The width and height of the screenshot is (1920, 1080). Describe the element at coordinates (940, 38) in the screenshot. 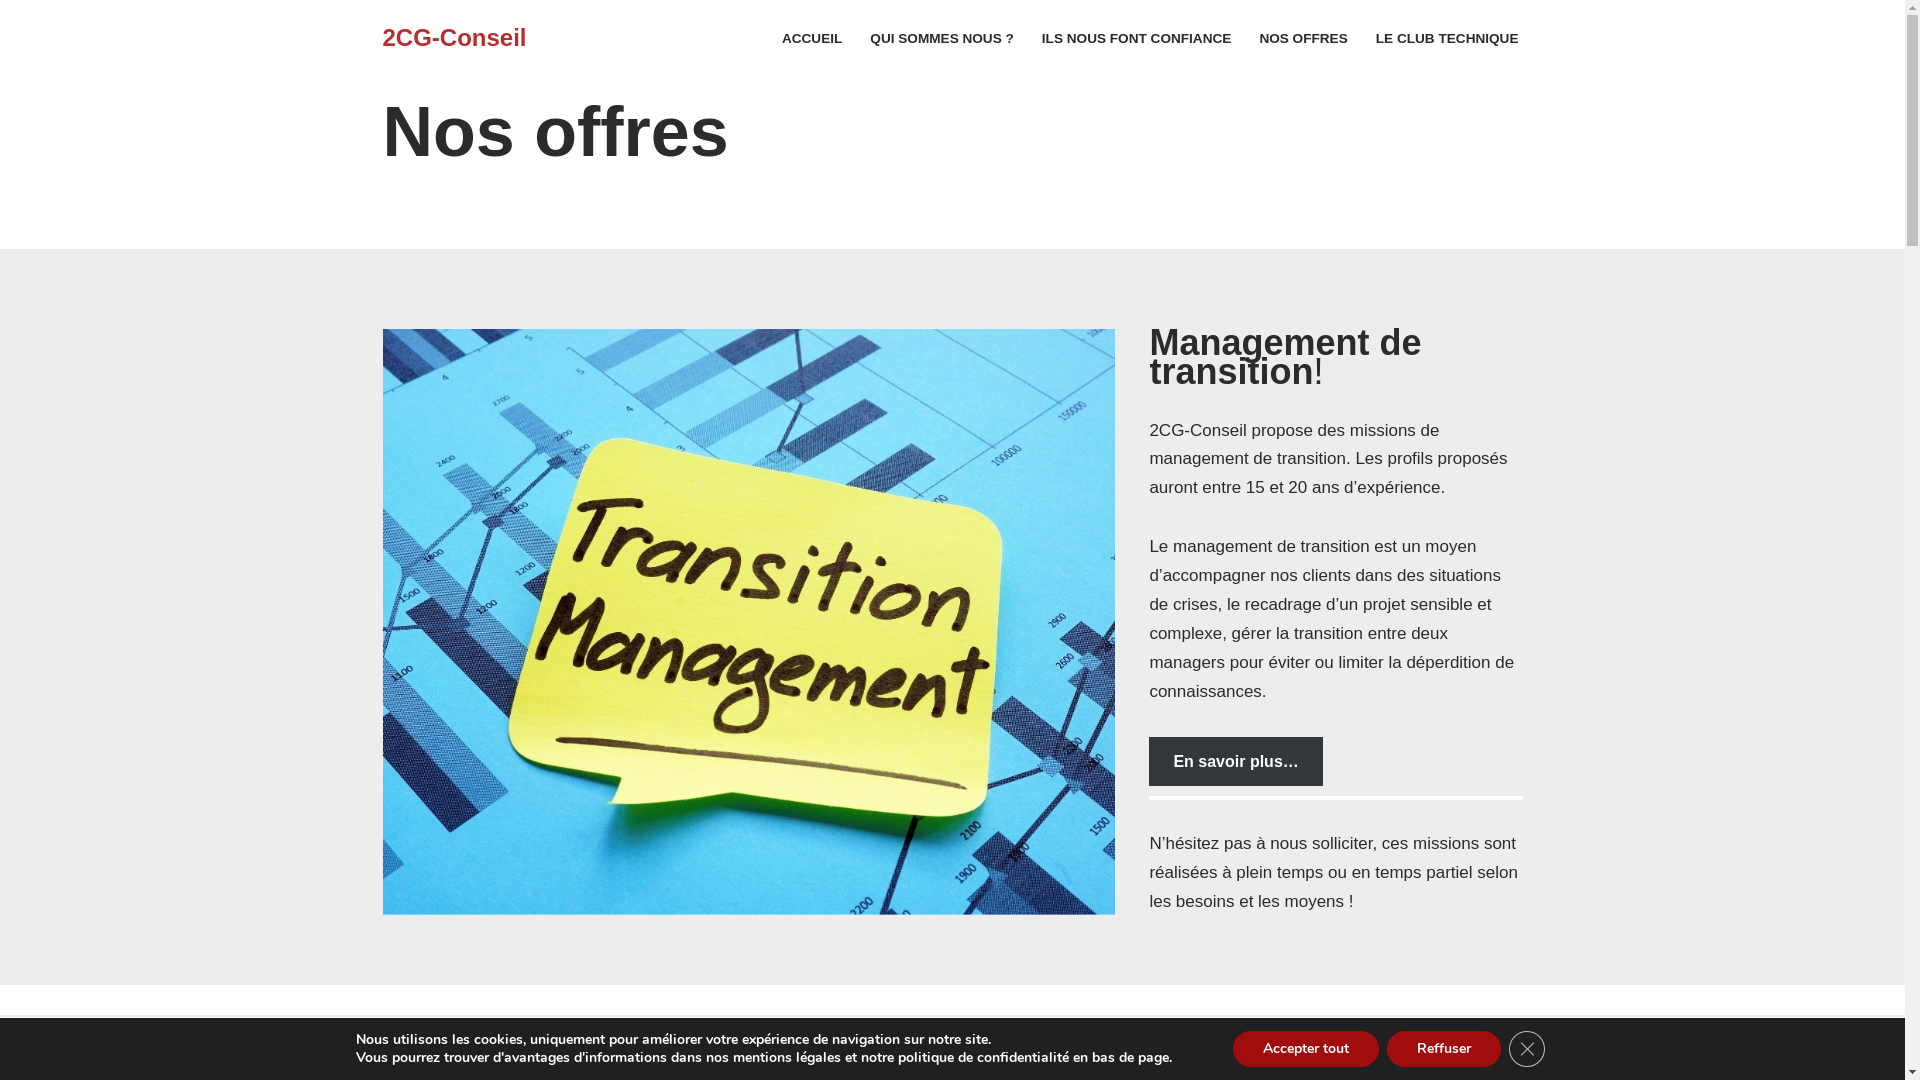

I see `'QUI SOMMES NOUS ?'` at that location.